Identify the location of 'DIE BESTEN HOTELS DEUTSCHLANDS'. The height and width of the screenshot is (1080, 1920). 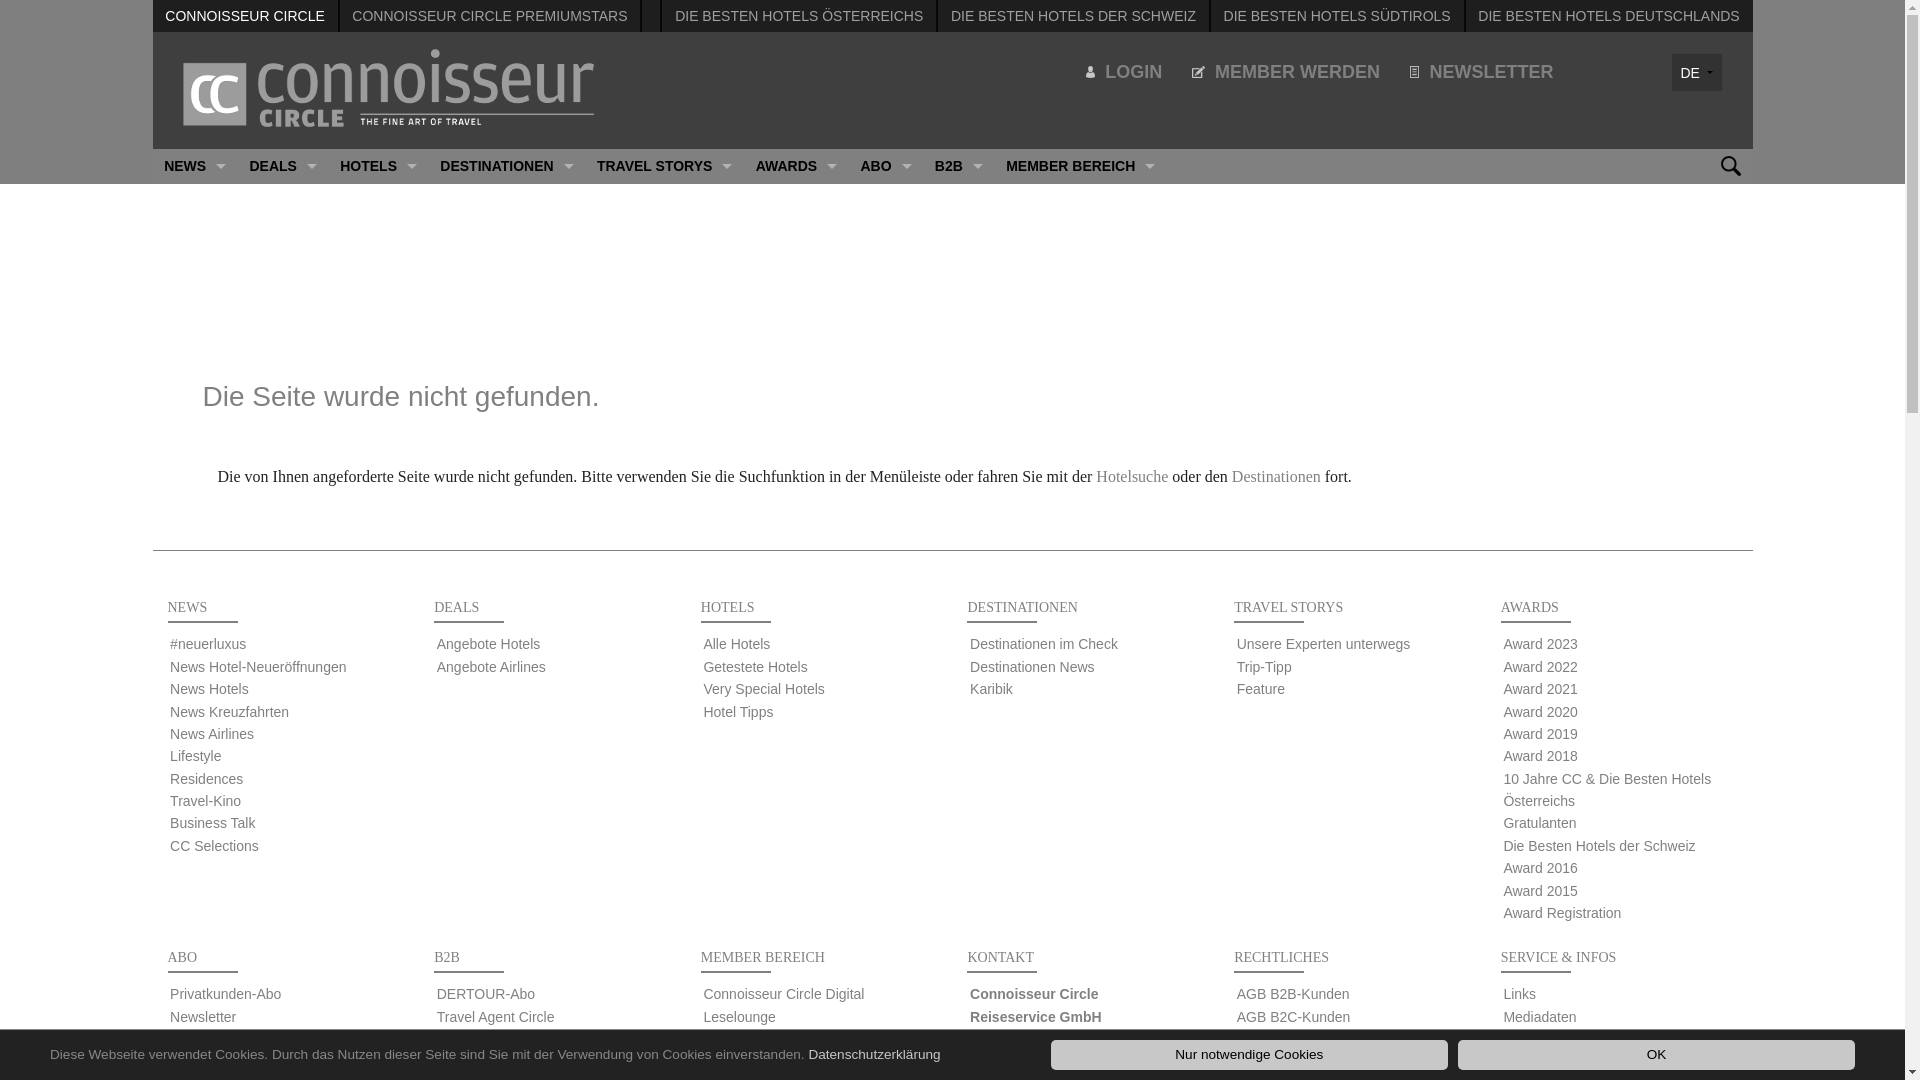
(1478, 15).